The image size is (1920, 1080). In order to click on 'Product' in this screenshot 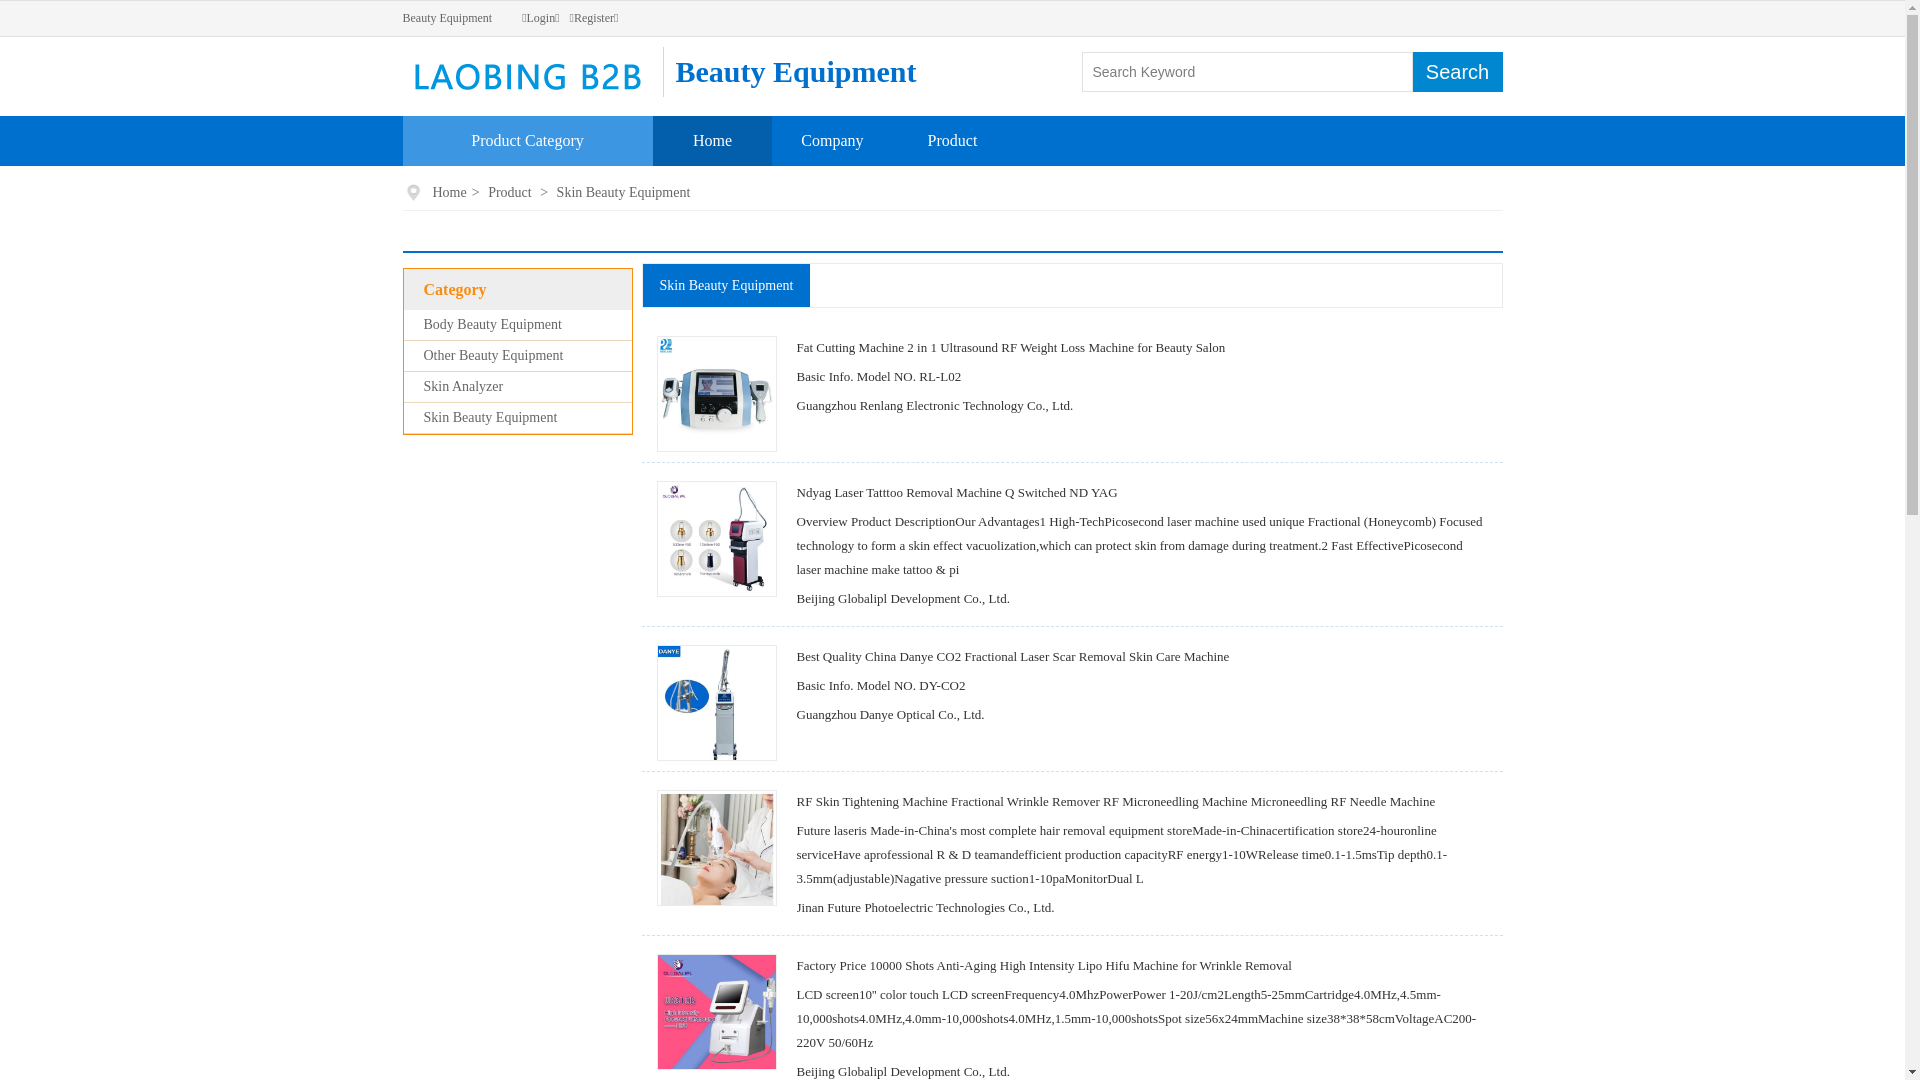, I will do `click(952, 139)`.